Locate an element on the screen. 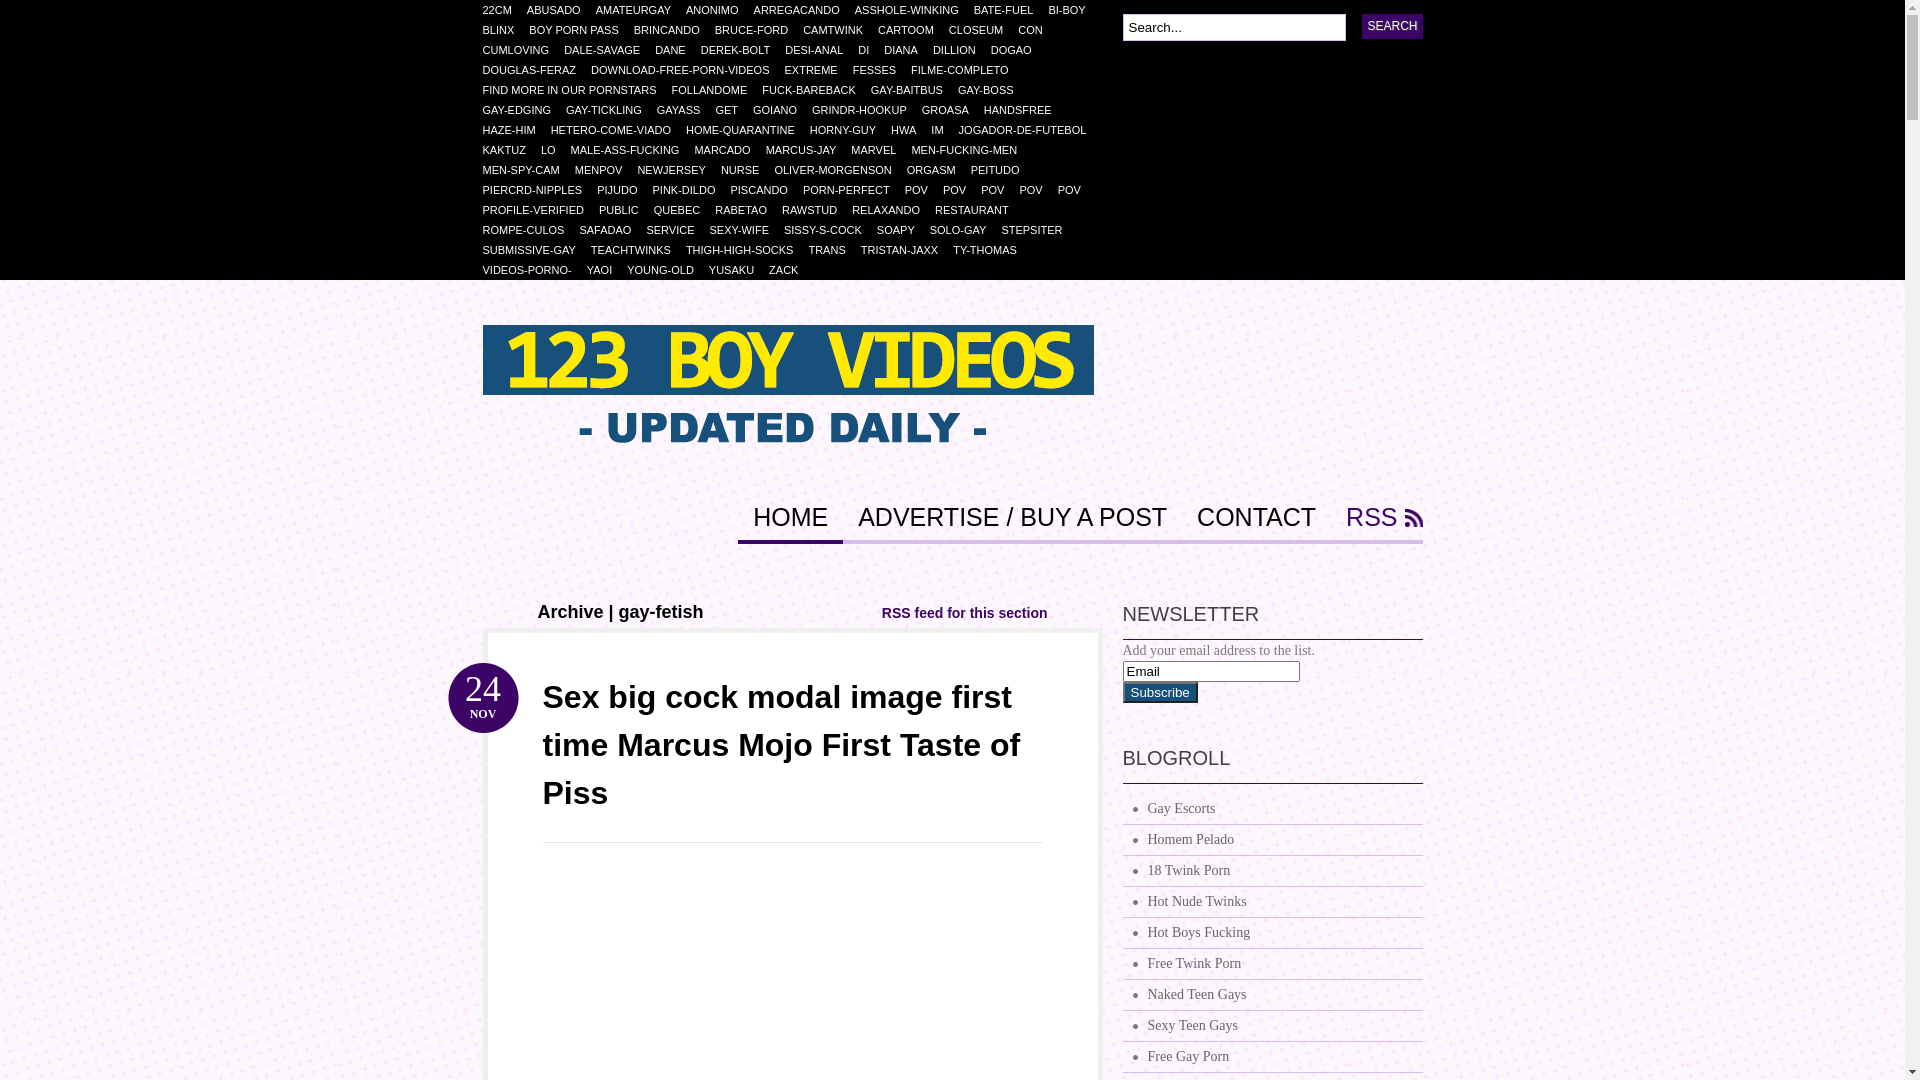 This screenshot has width=1920, height=1080. 'Subscribe' is located at coordinates (1159, 691).